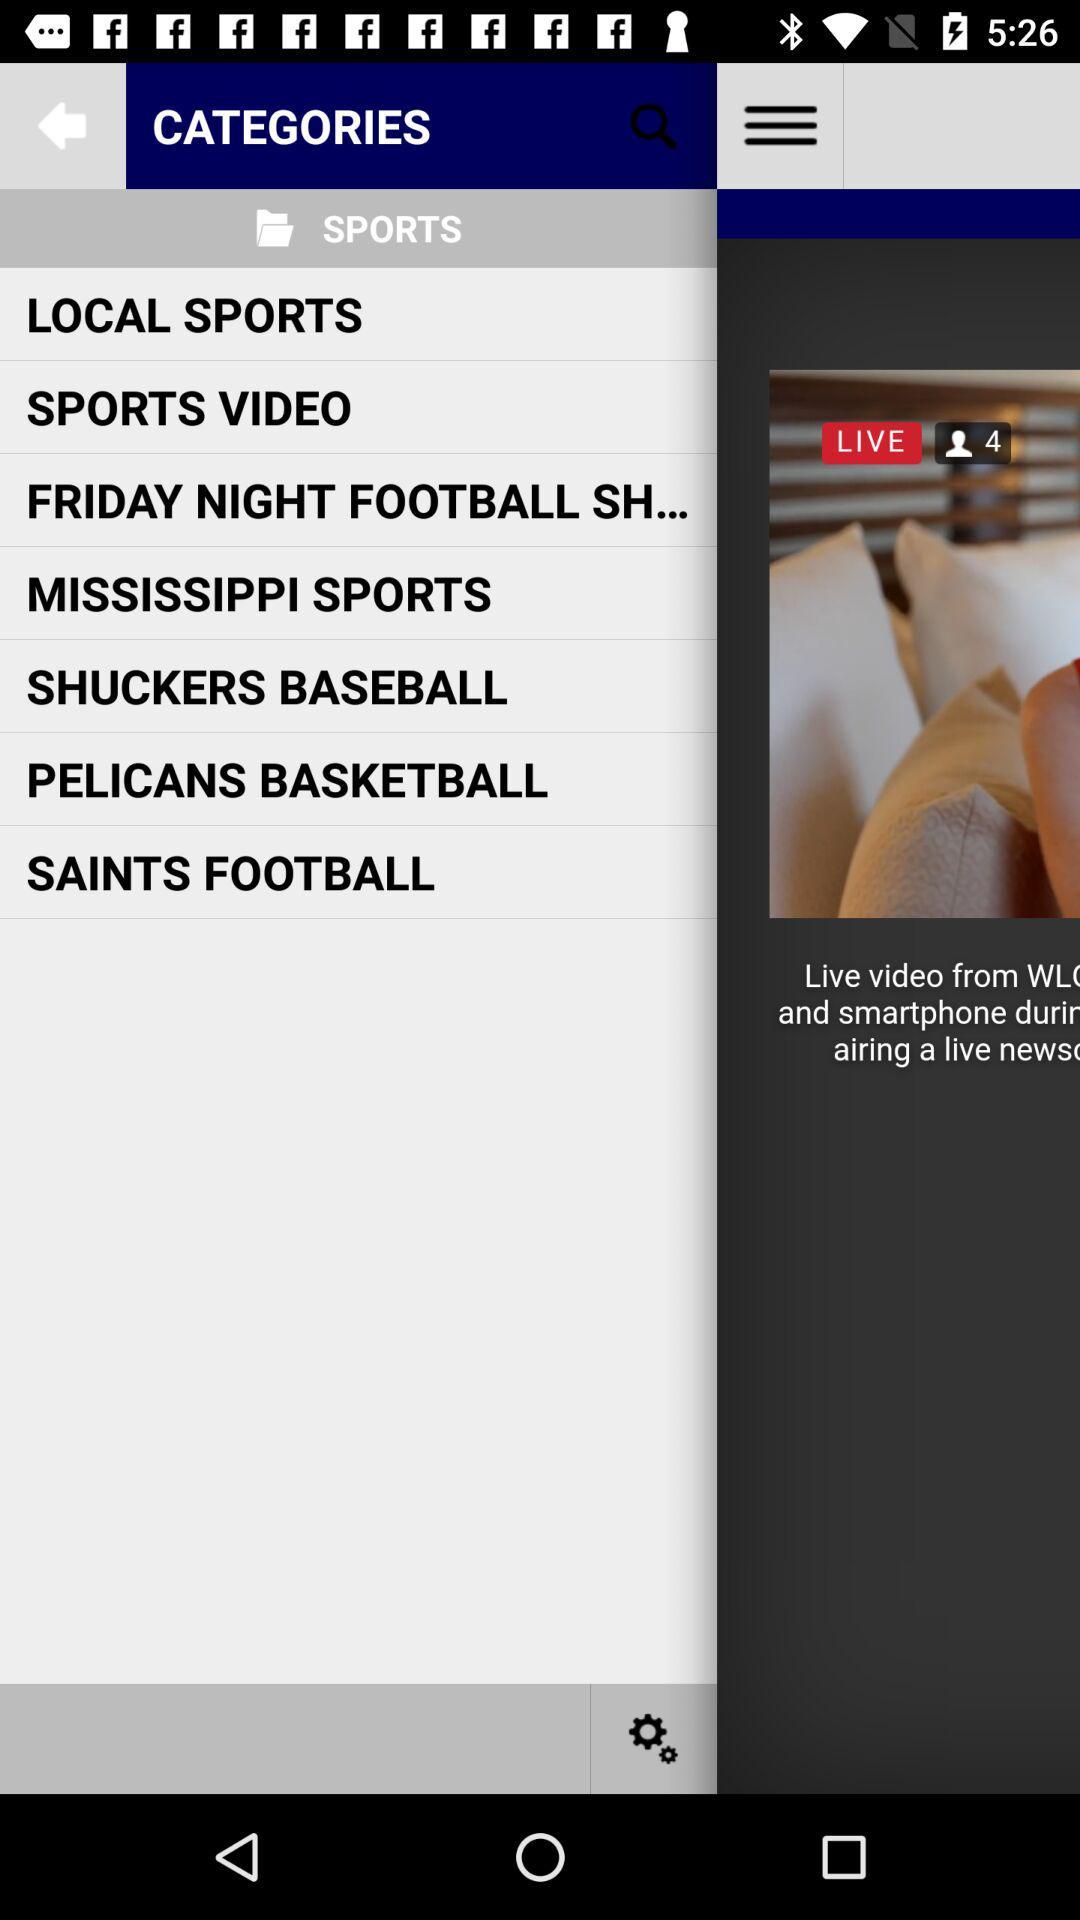  I want to click on the settings icon, so click(654, 1737).